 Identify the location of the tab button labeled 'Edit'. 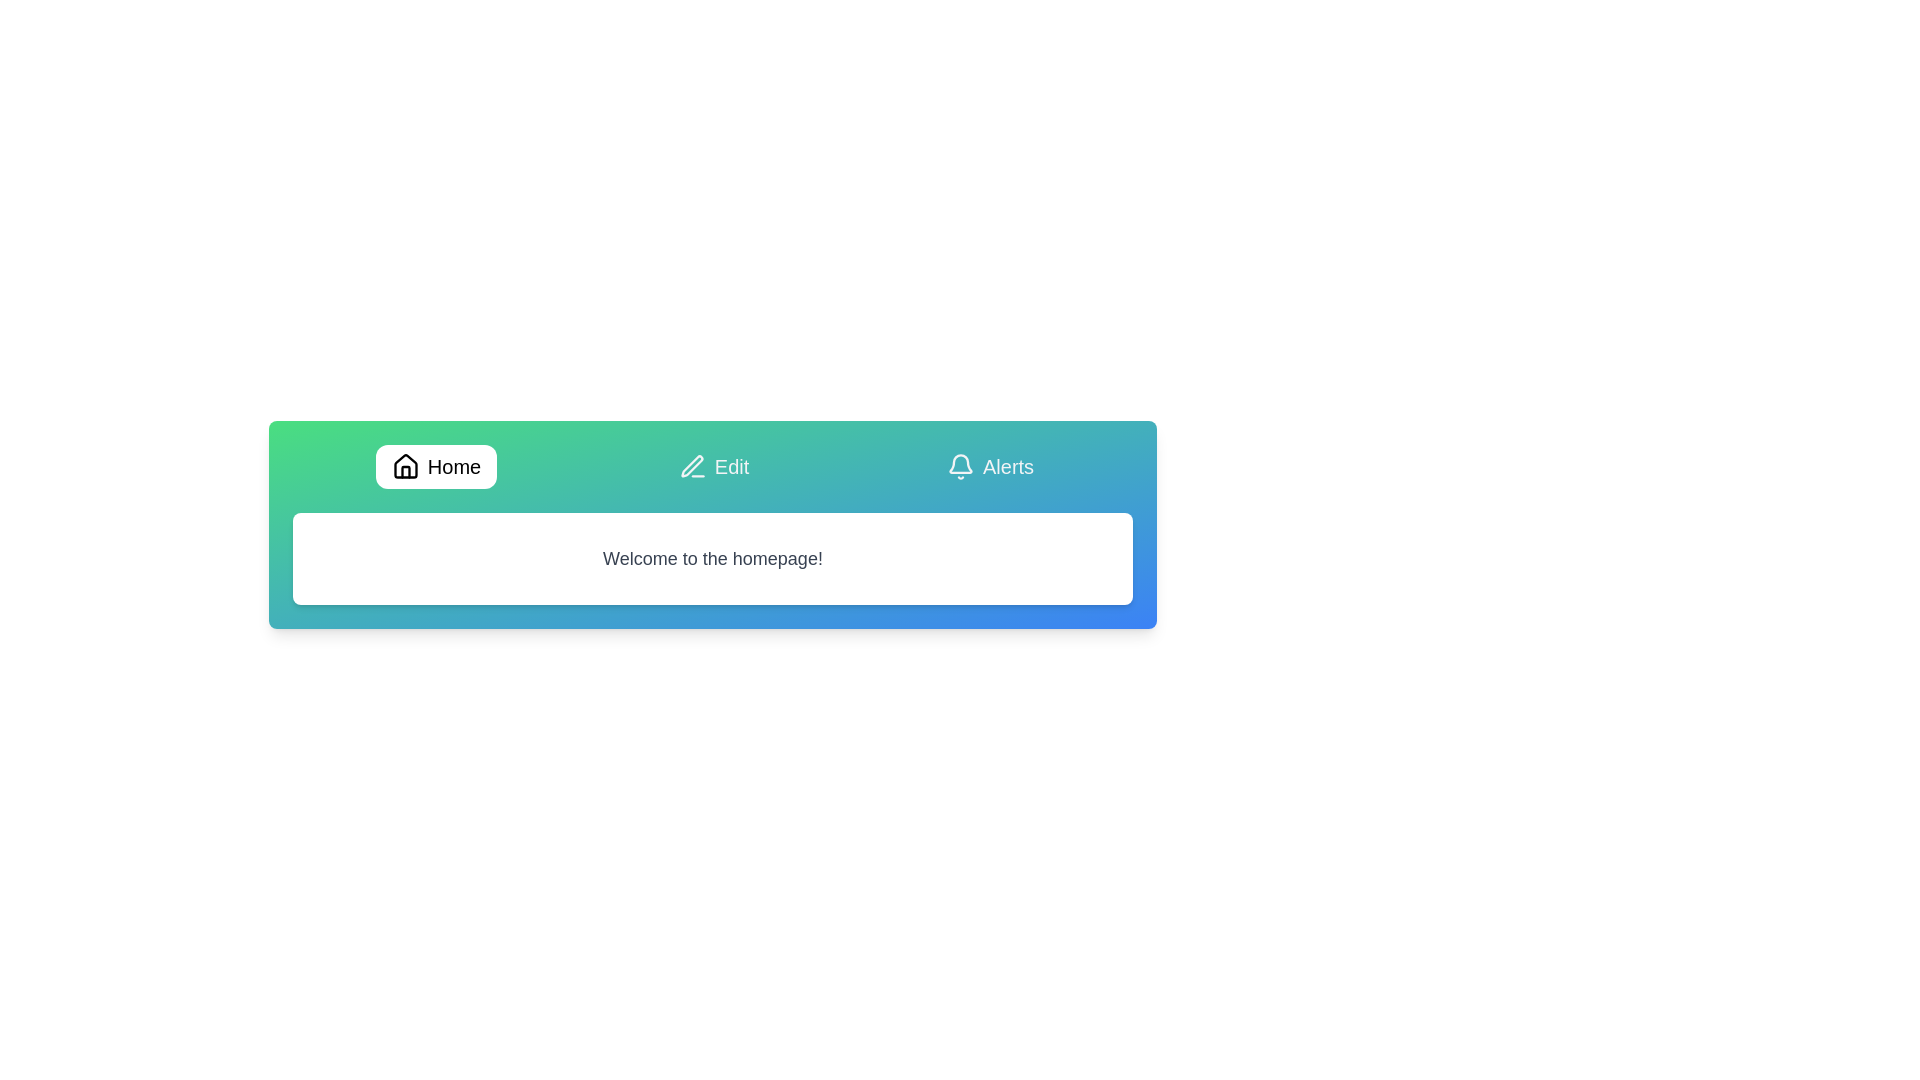
(714, 466).